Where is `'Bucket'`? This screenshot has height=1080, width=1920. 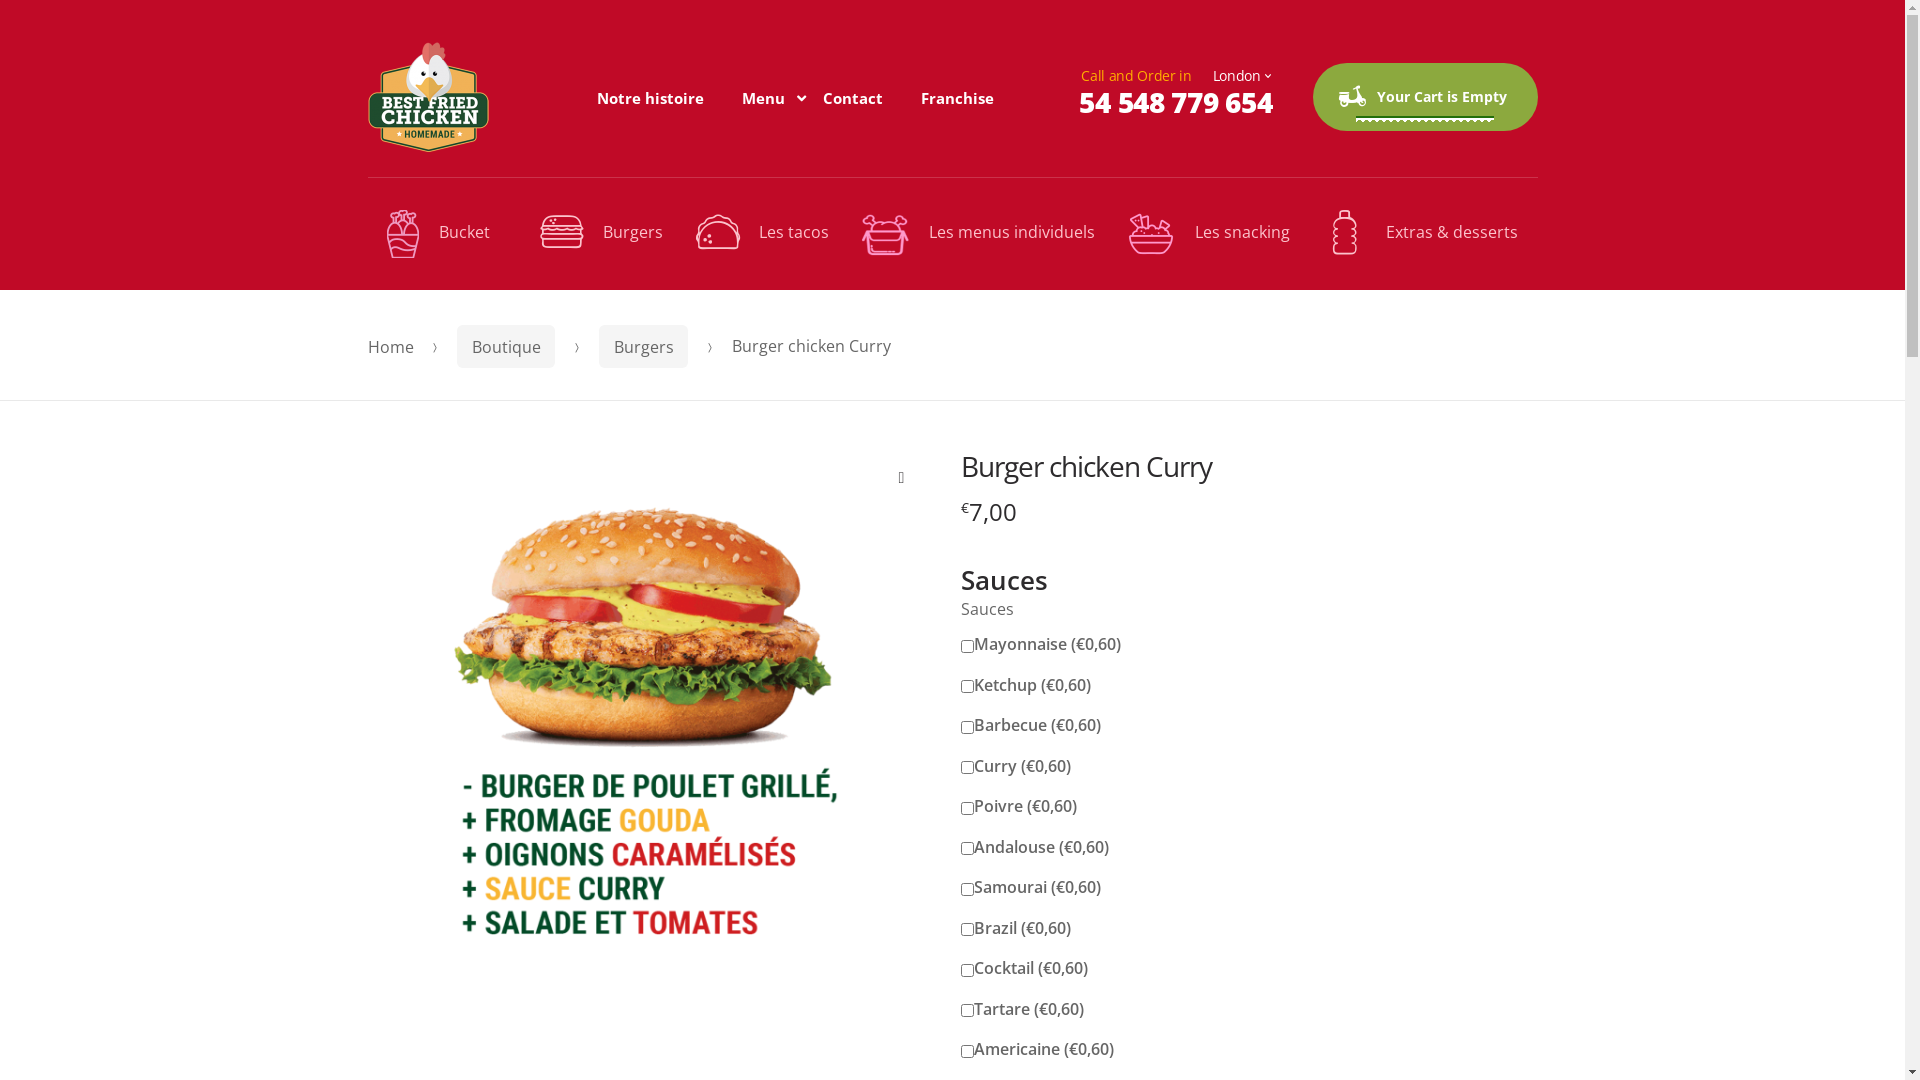 'Bucket' is located at coordinates (446, 233).